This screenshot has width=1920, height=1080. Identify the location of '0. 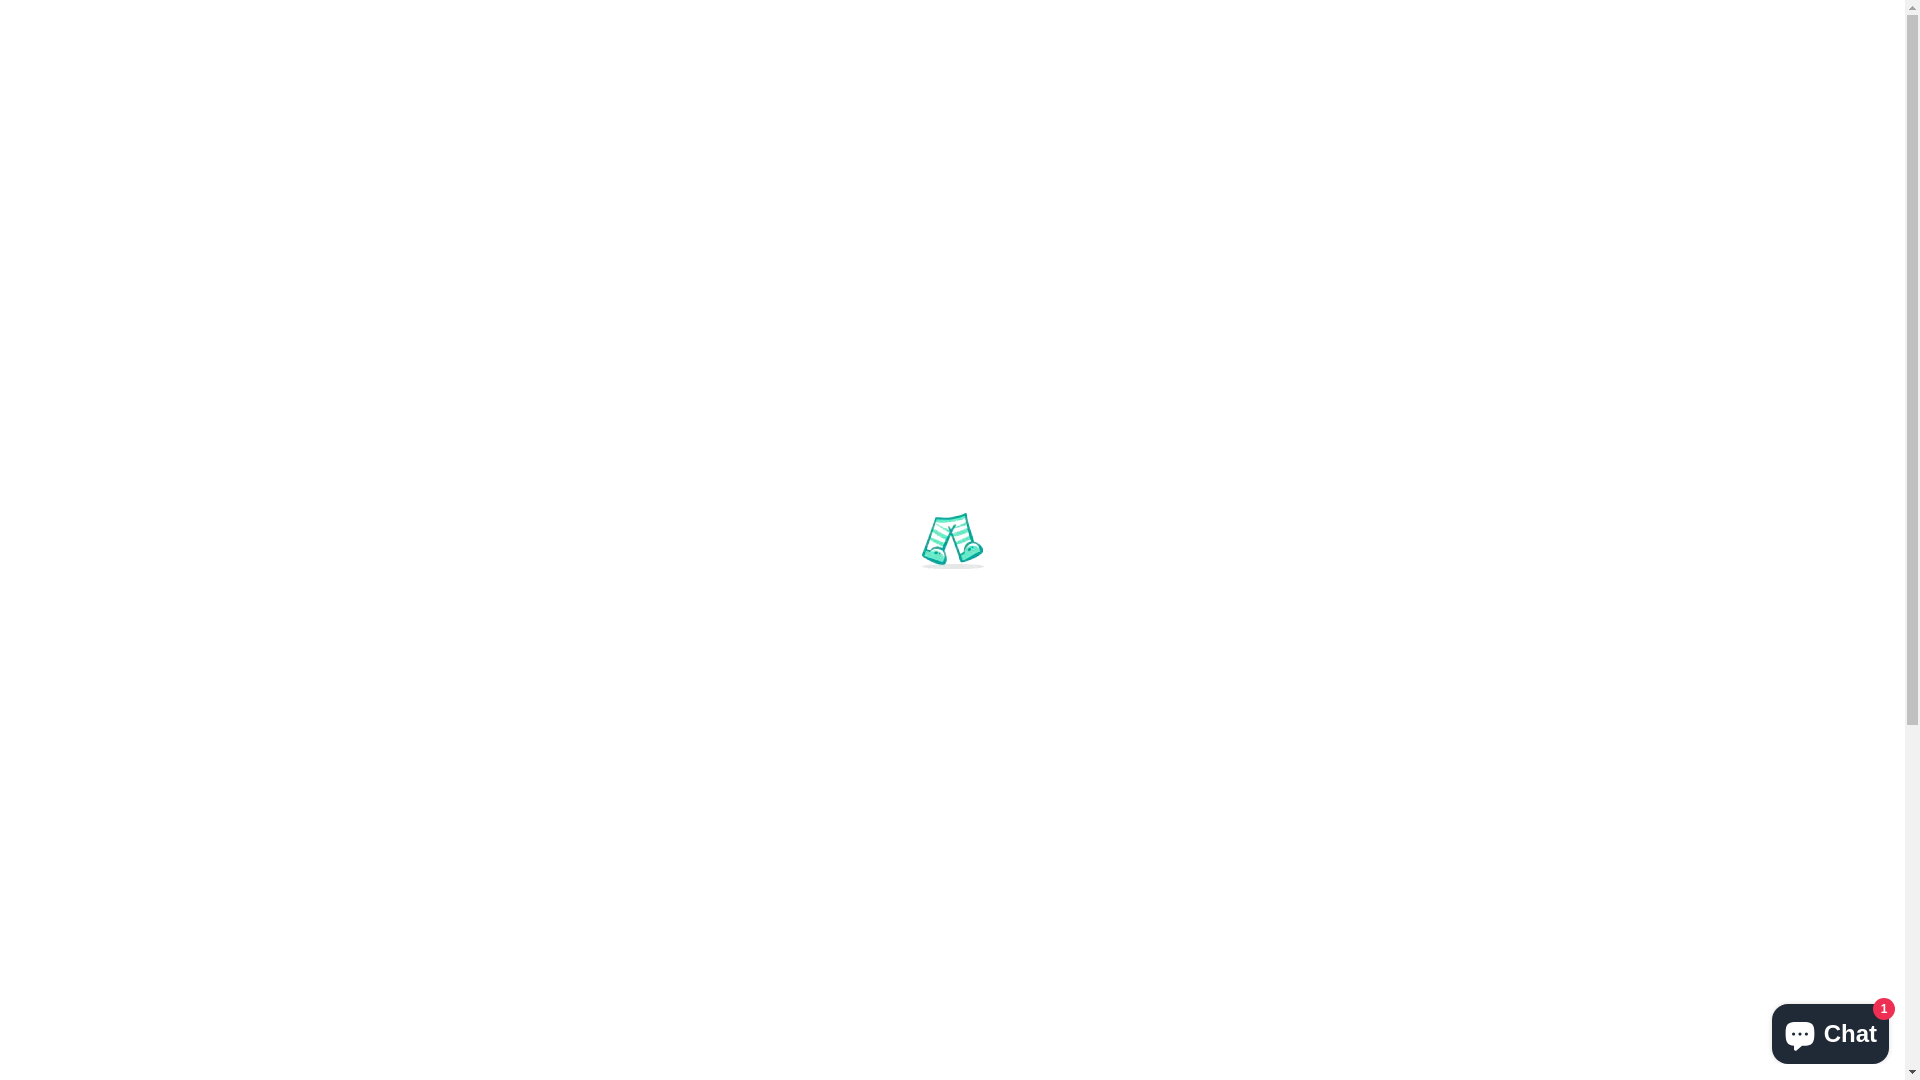
(1488, 142).